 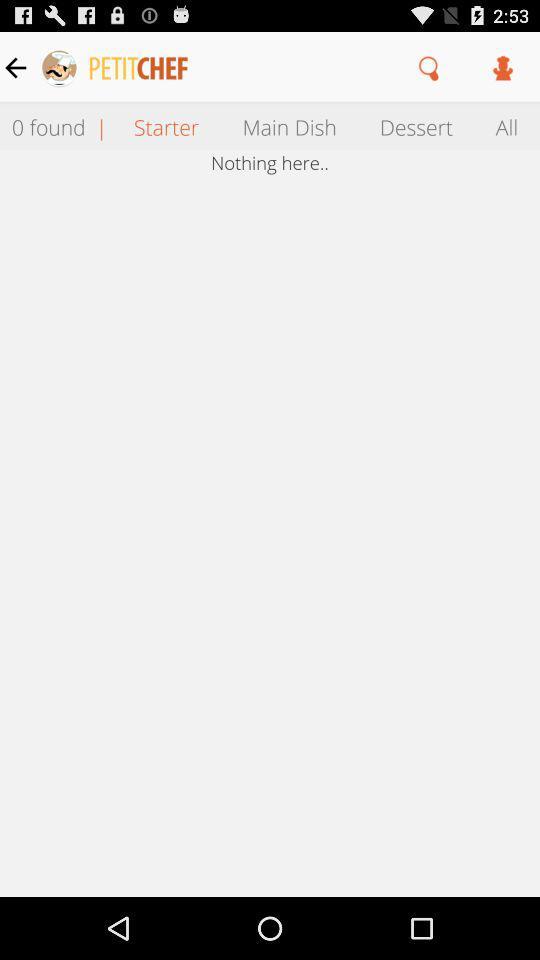 I want to click on icon next to all icon, so click(x=415, y=125).